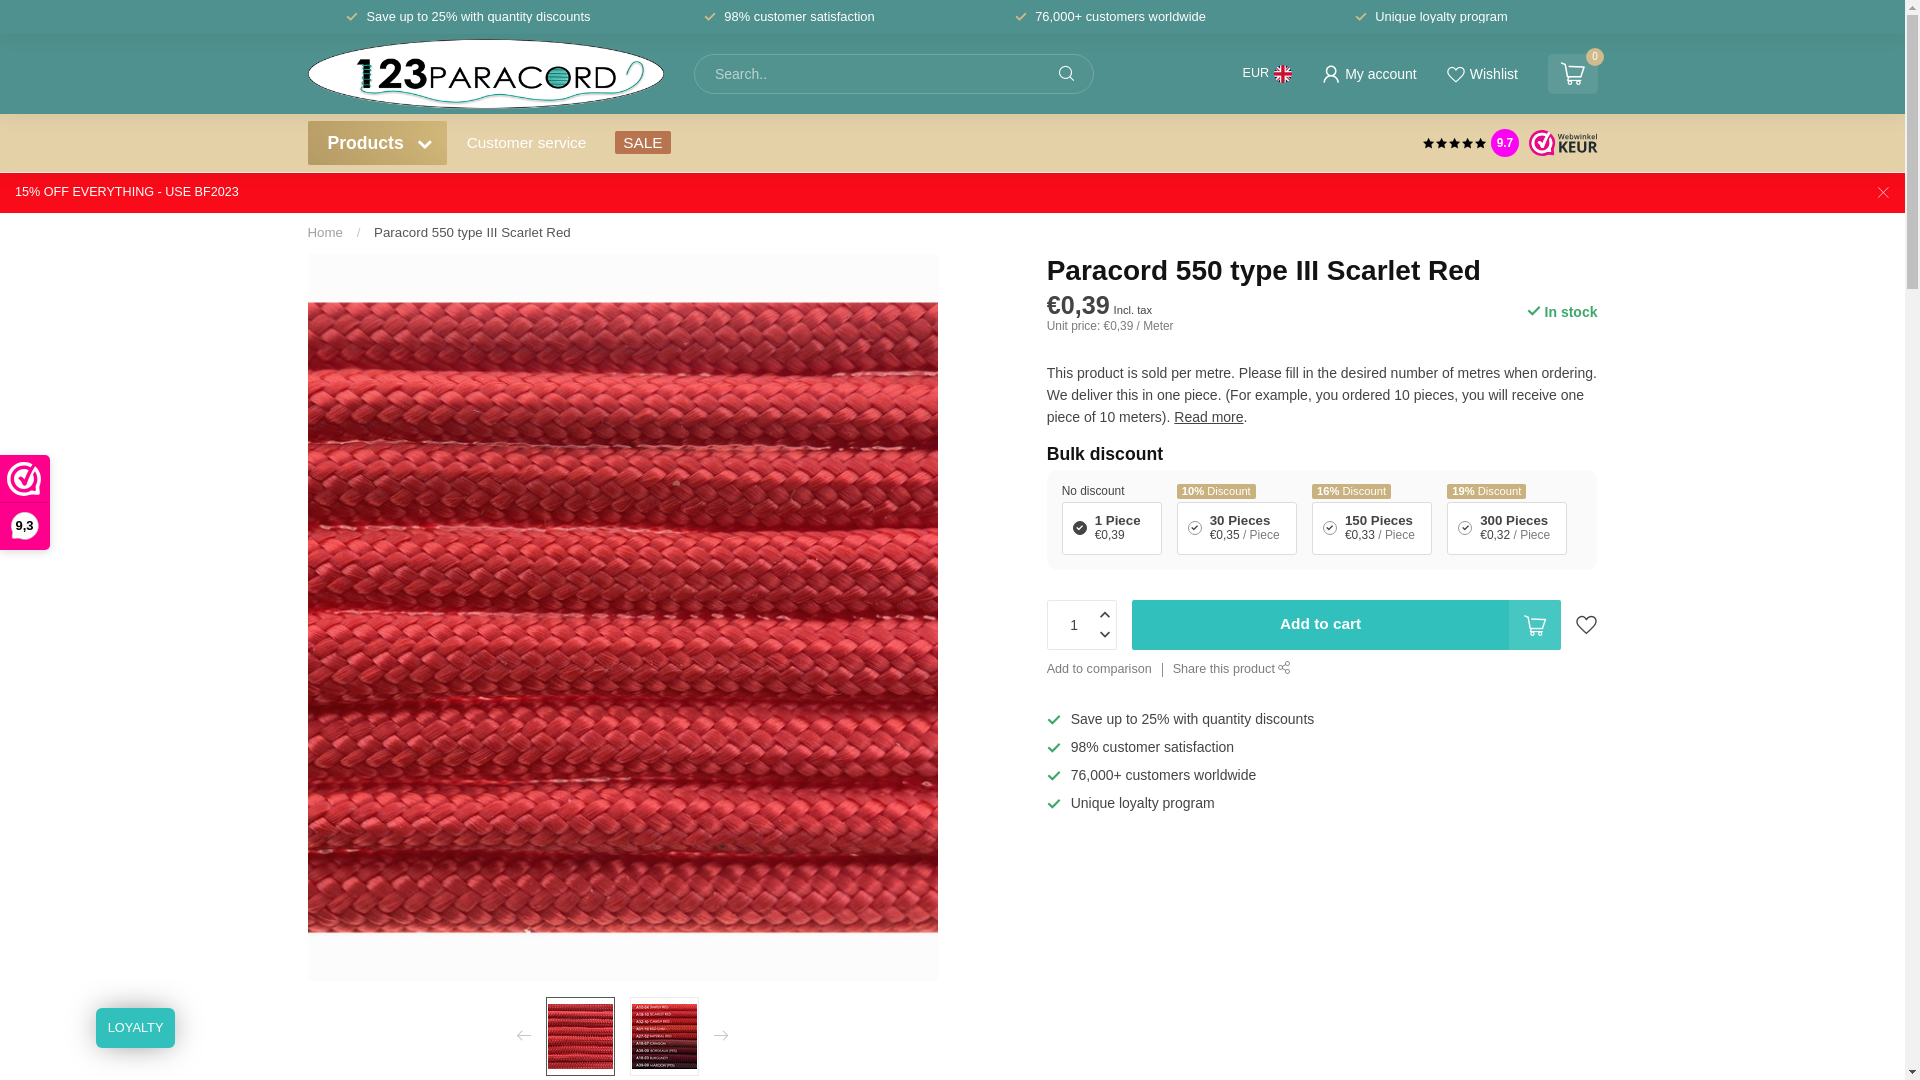 Image resolution: width=1920 pixels, height=1080 pixels. What do you see at coordinates (1231, 670) in the screenshot?
I see `'Share this product'` at bounding box center [1231, 670].